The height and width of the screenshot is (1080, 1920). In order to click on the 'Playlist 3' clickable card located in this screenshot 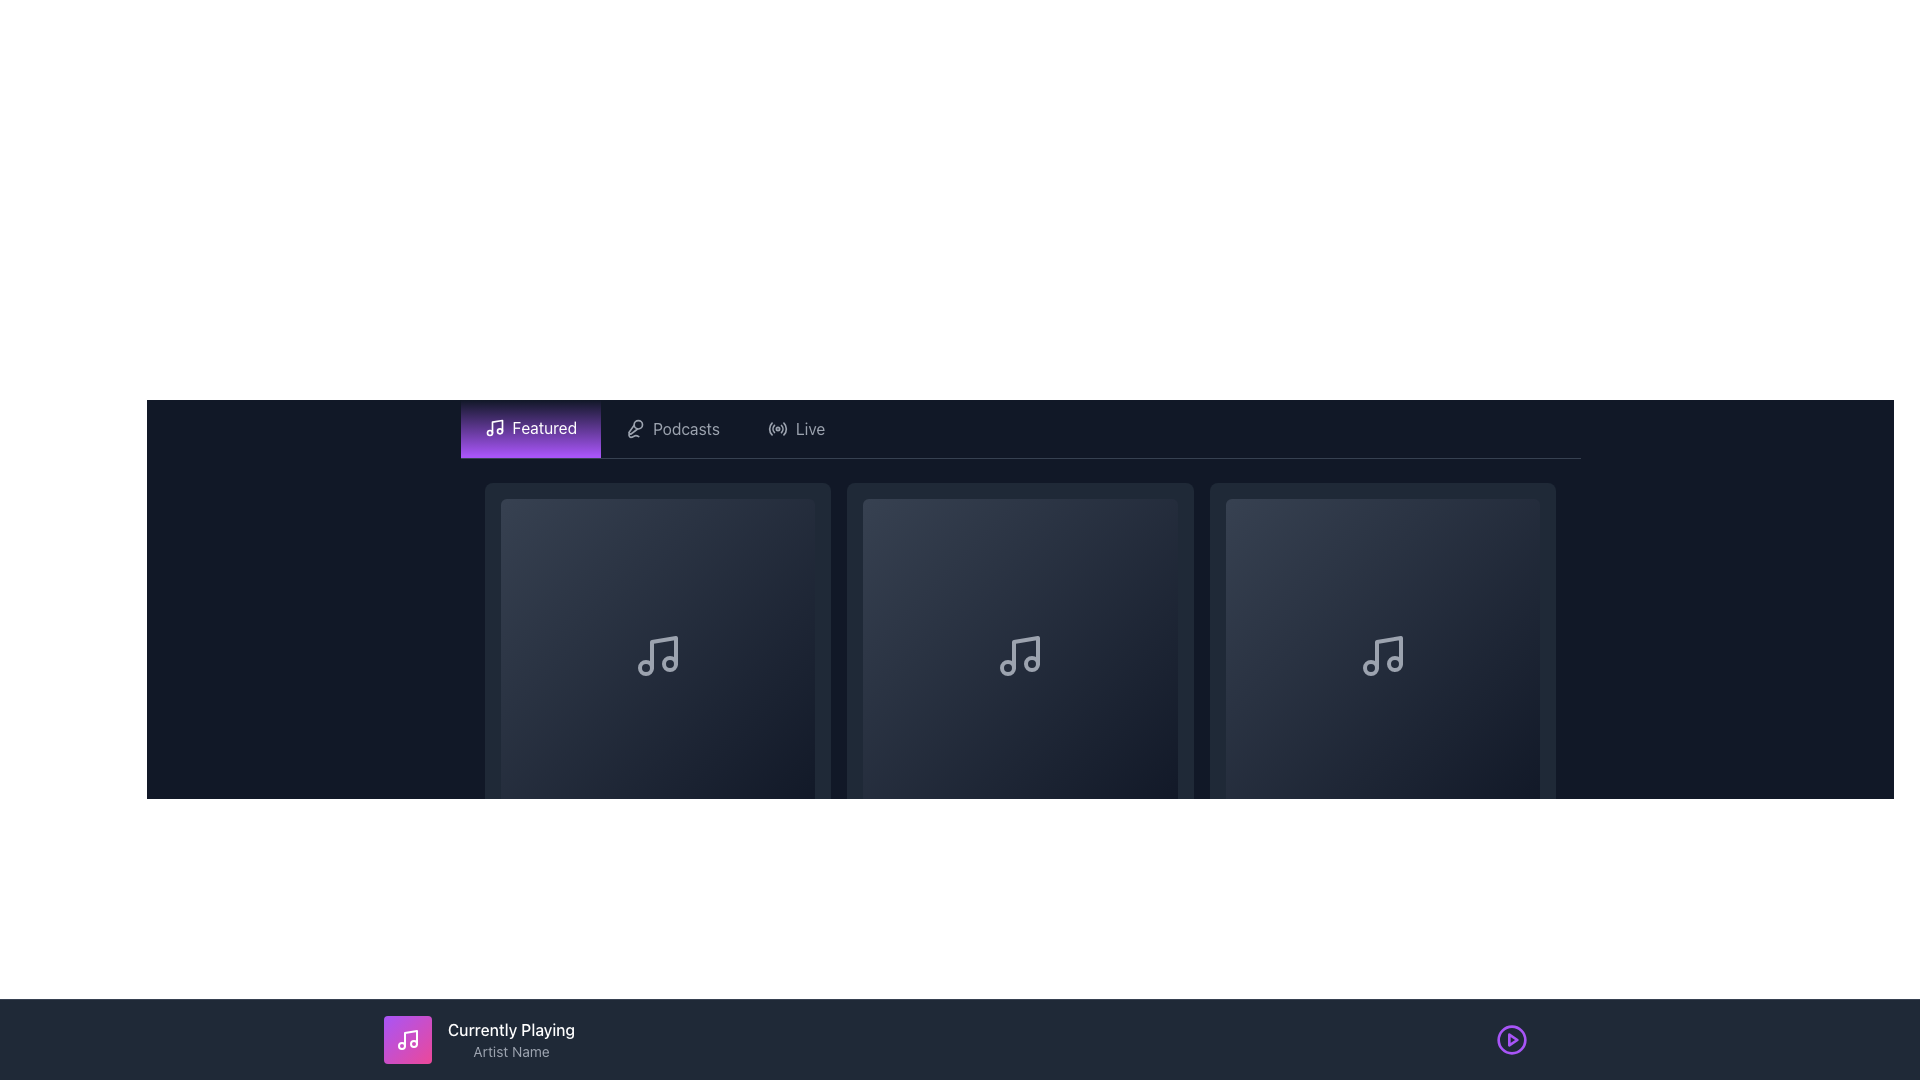, I will do `click(1382, 685)`.